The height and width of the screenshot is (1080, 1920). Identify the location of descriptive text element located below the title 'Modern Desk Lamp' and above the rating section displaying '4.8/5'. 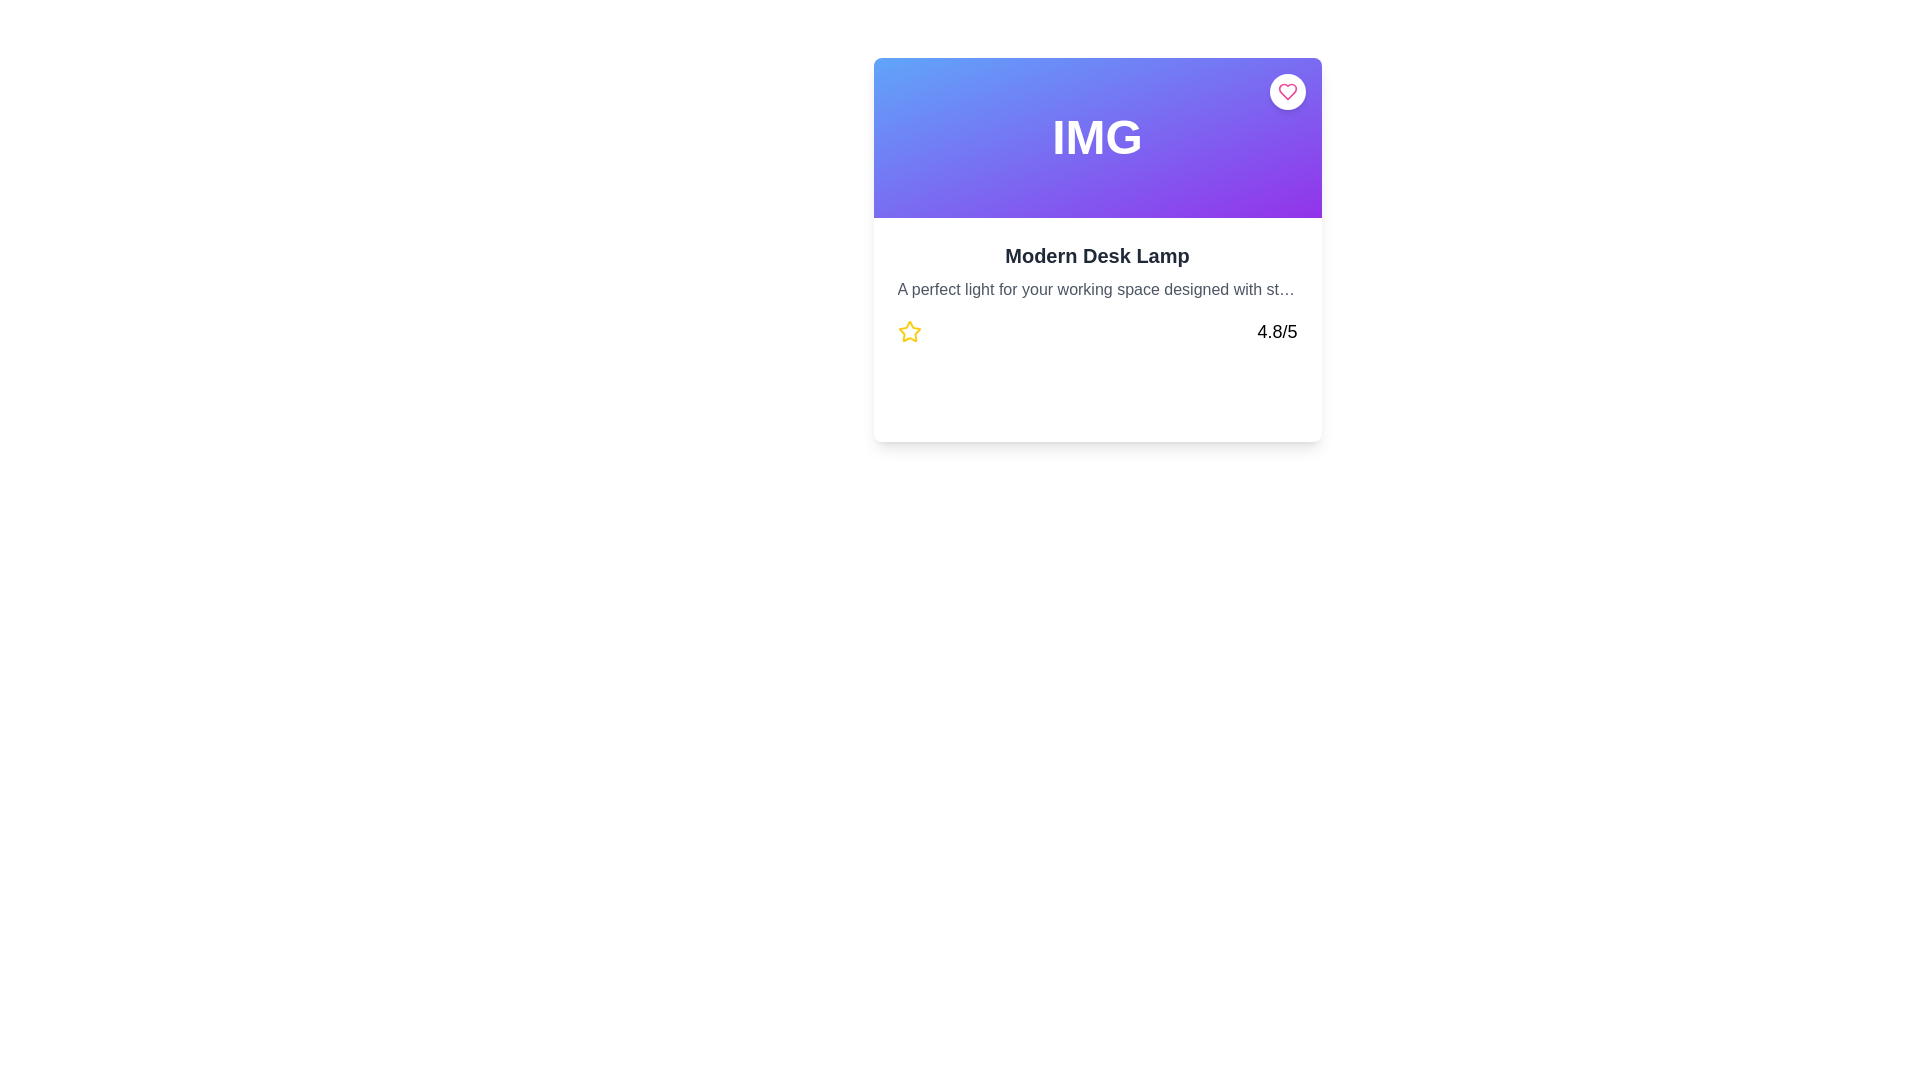
(1096, 289).